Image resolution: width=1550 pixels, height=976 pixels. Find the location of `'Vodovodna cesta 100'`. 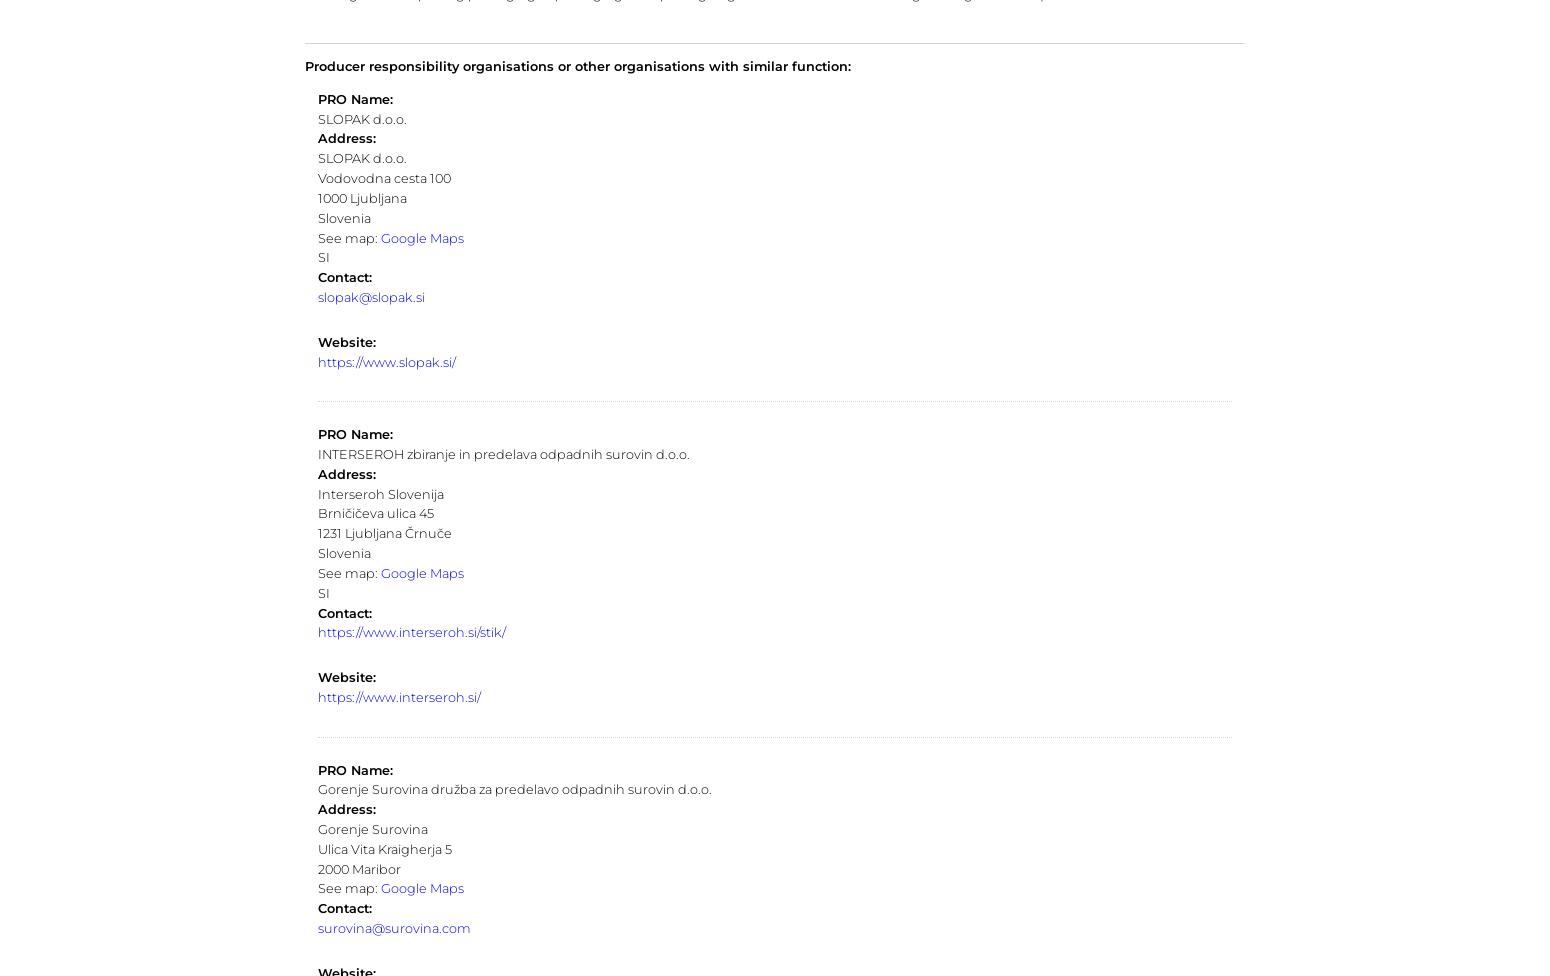

'Vodovodna cesta 100' is located at coordinates (382, 177).